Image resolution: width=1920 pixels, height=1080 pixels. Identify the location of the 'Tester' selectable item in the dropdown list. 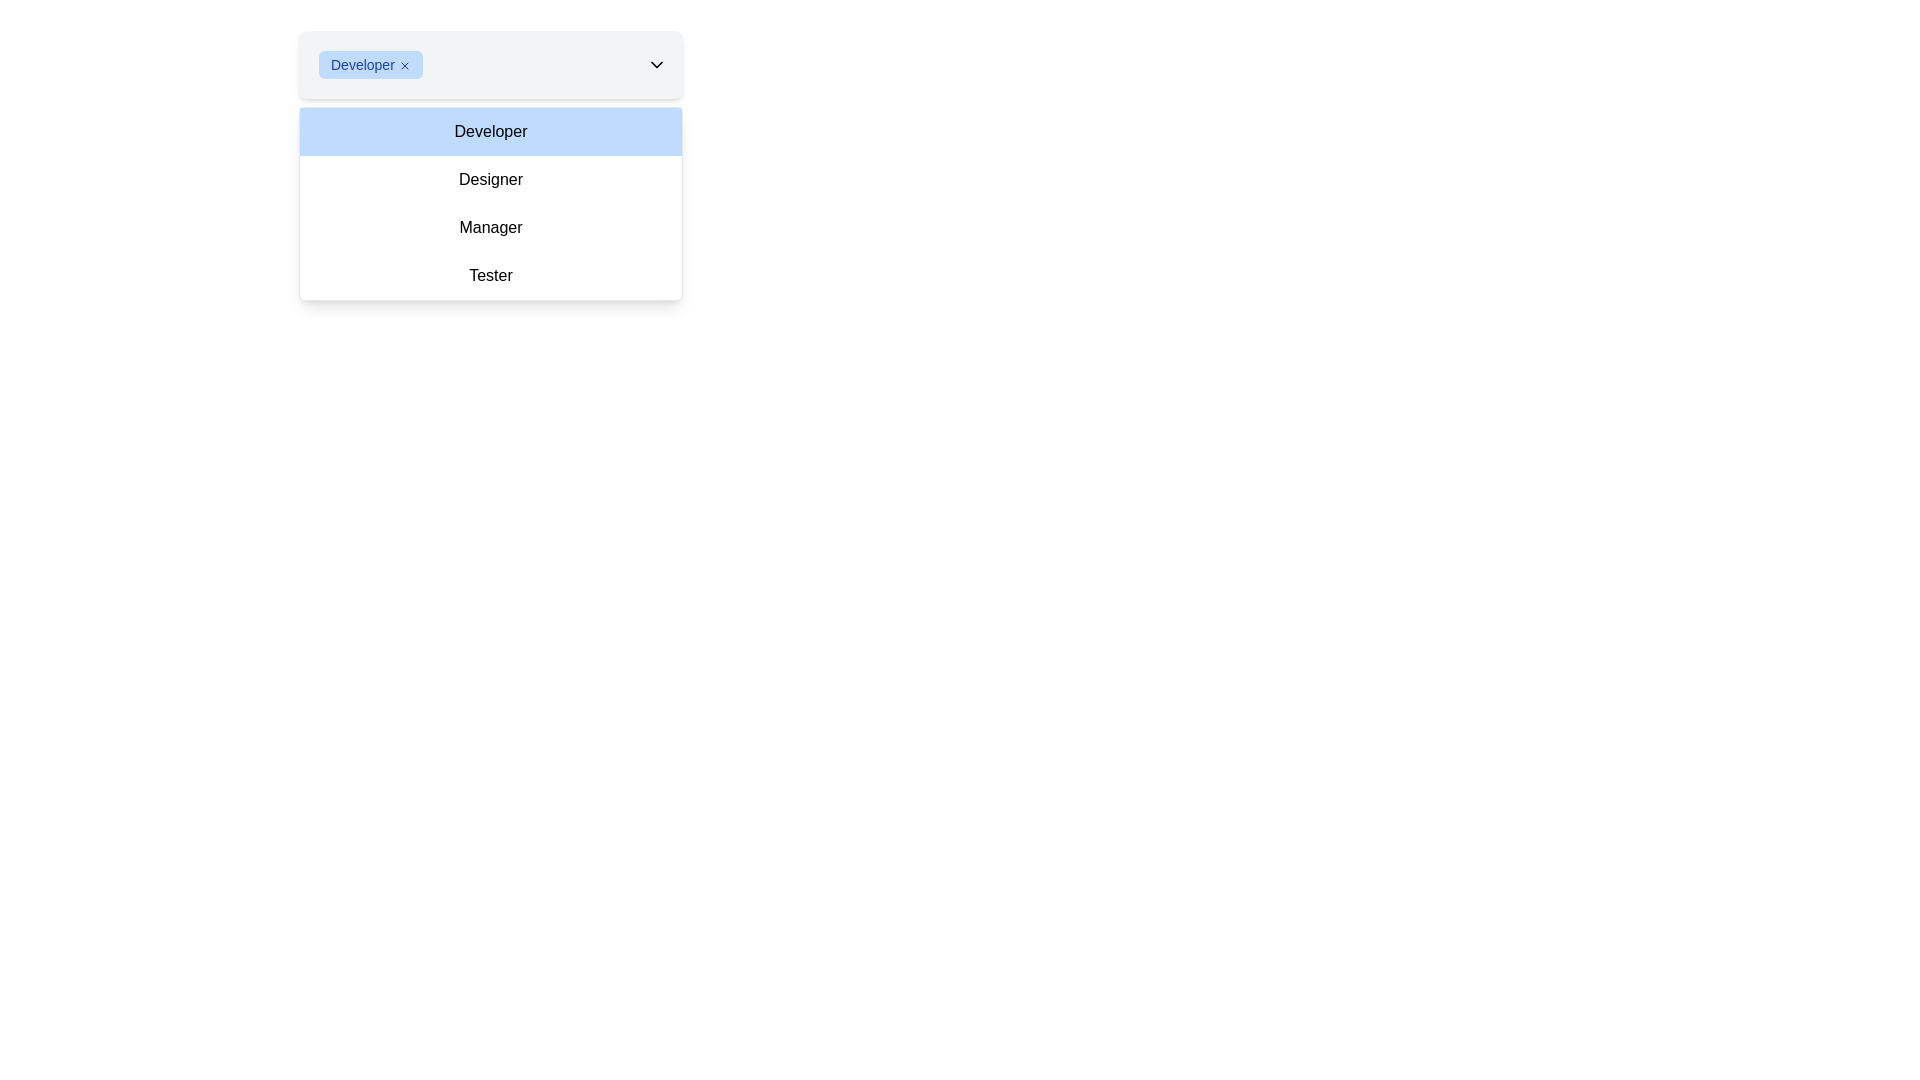
(490, 276).